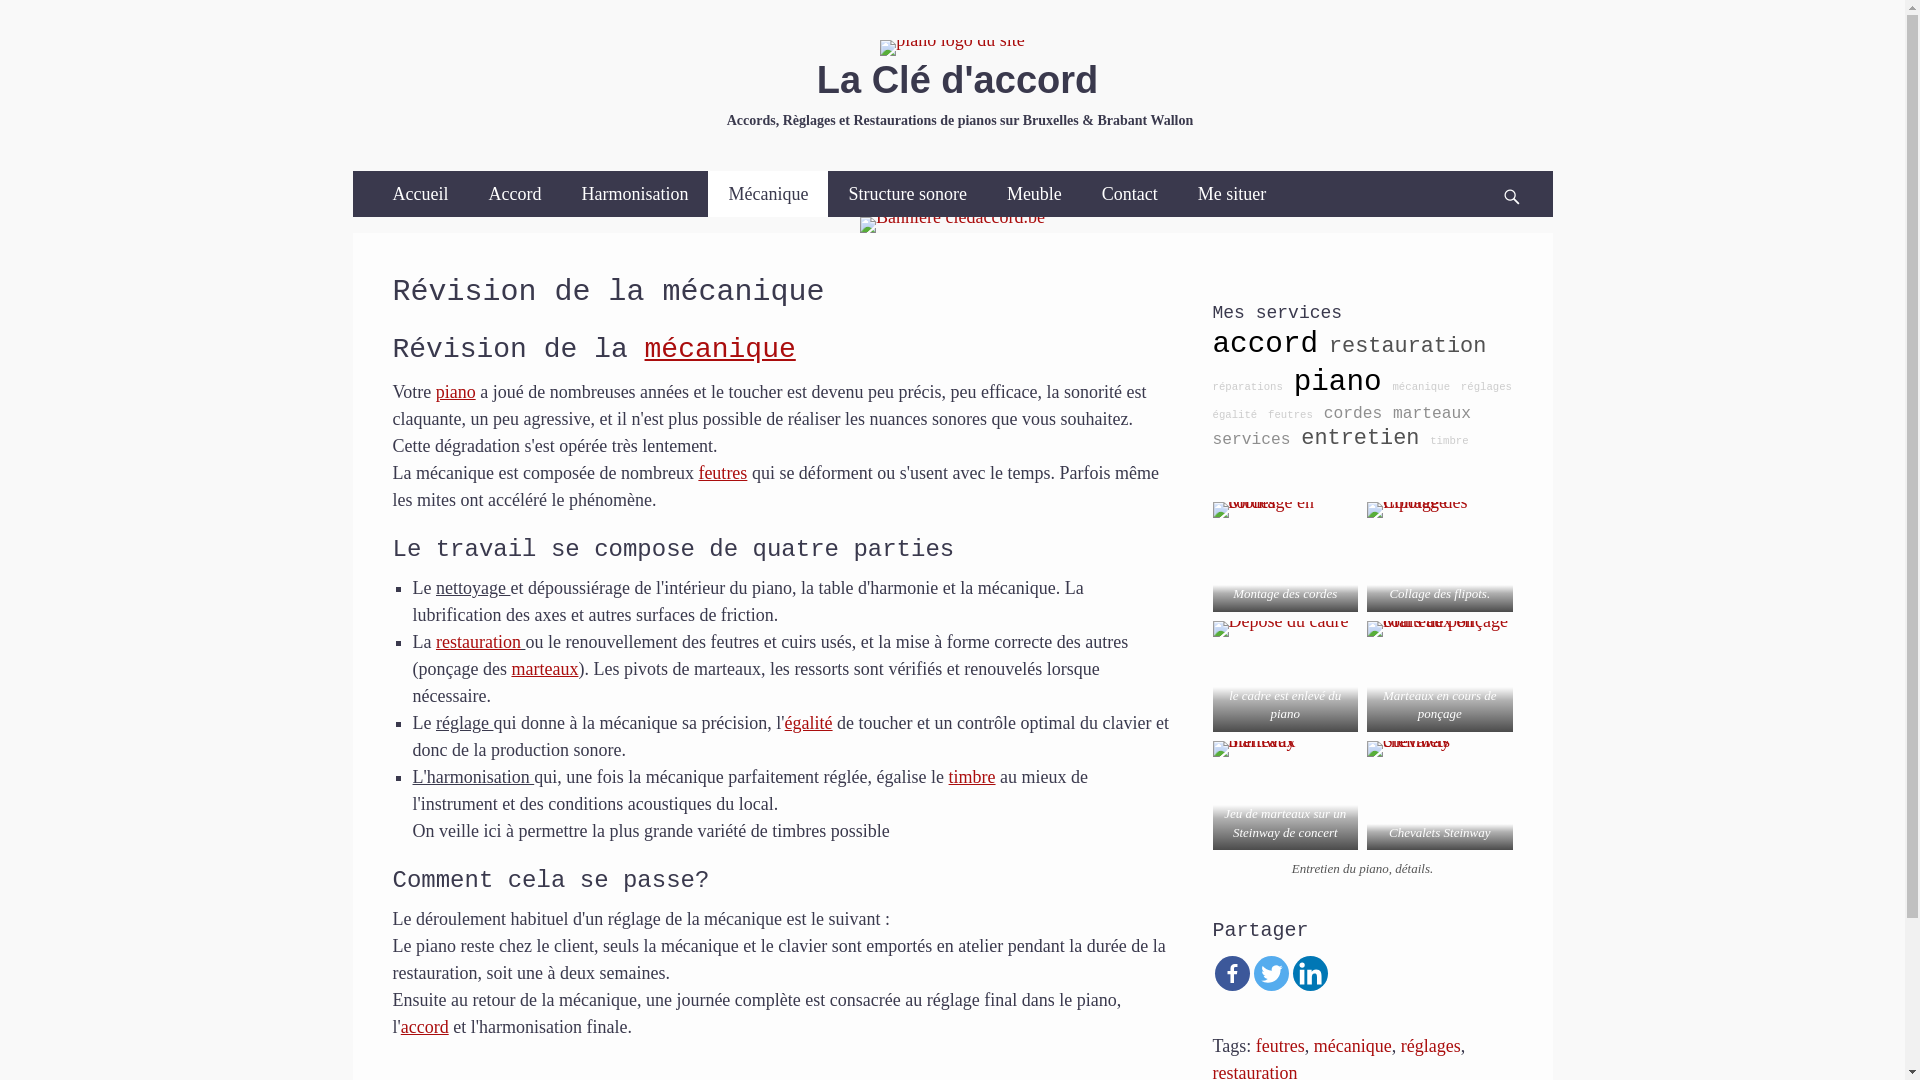 This screenshot has height=1080, width=1920. I want to click on 'Me situer', so click(1231, 193).